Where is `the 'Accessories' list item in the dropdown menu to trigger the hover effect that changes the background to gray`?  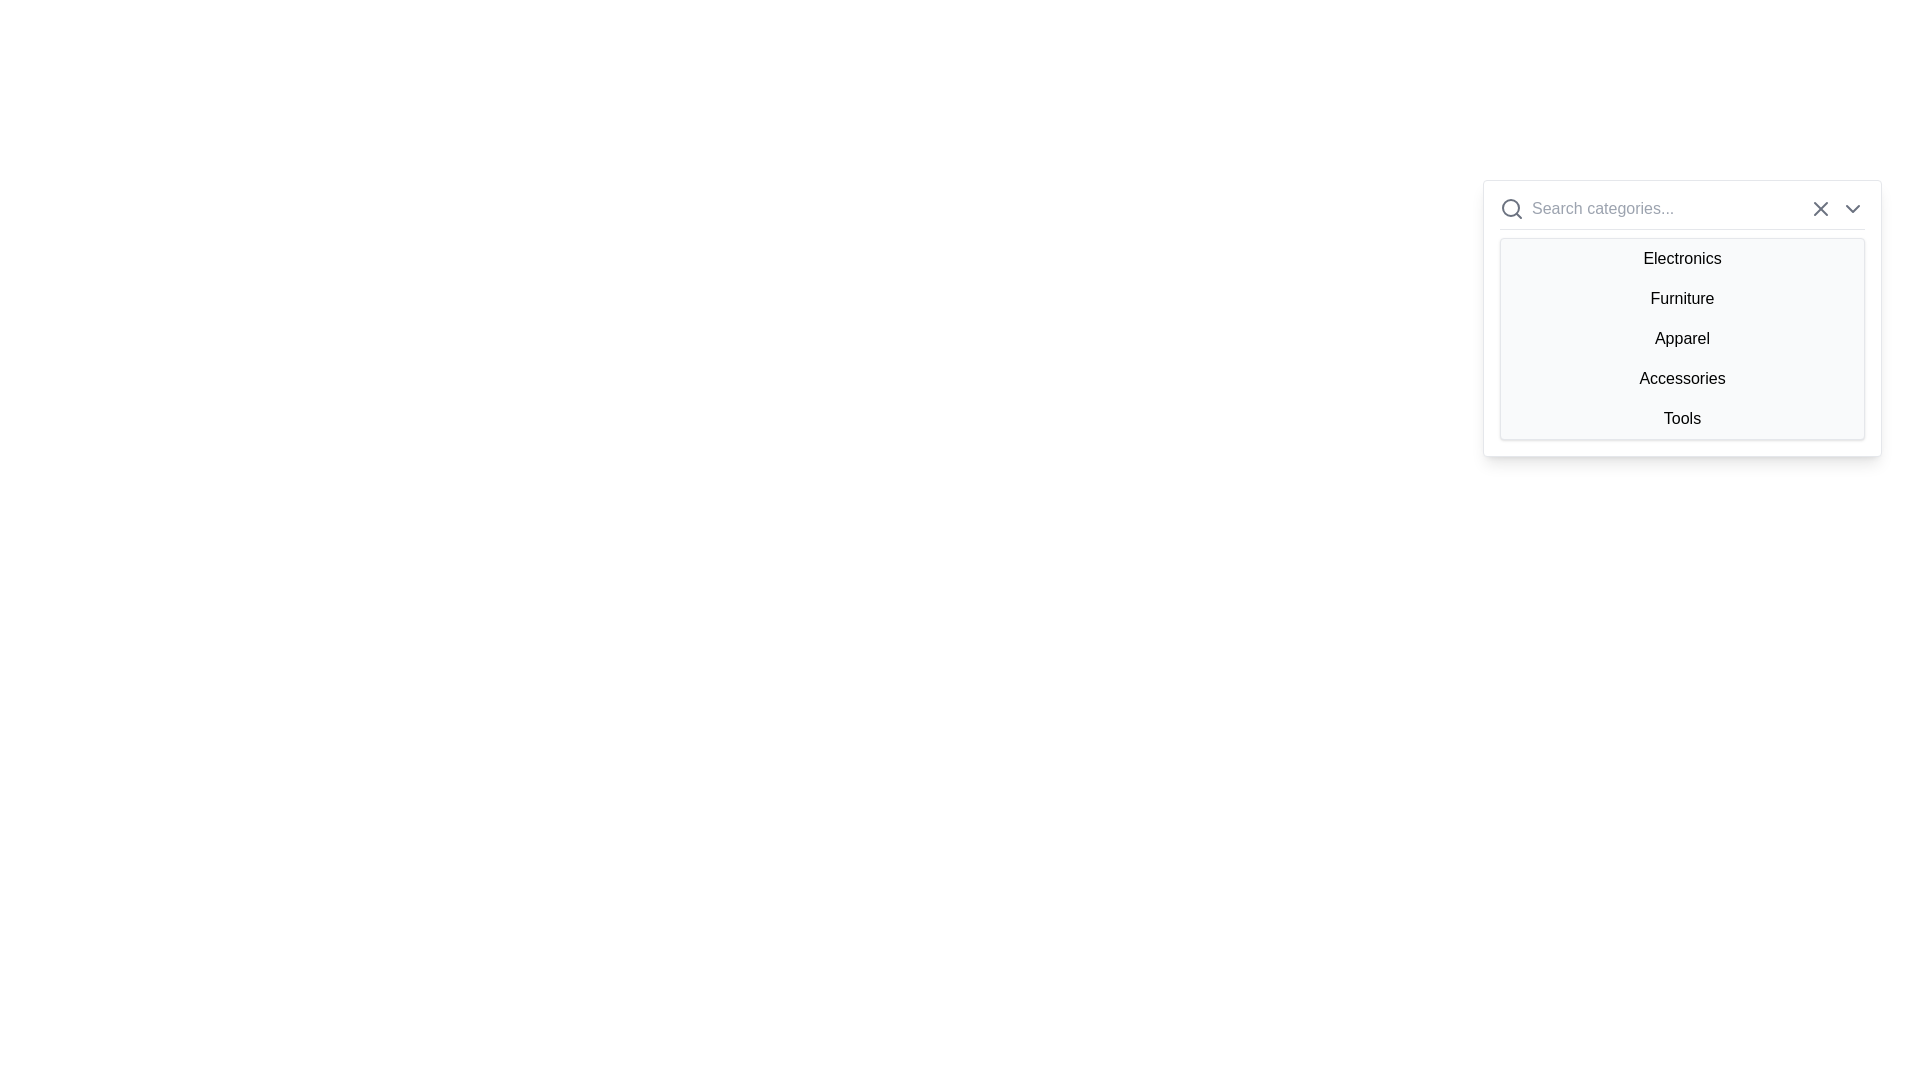 the 'Accessories' list item in the dropdown menu to trigger the hover effect that changes the background to gray is located at coordinates (1681, 378).